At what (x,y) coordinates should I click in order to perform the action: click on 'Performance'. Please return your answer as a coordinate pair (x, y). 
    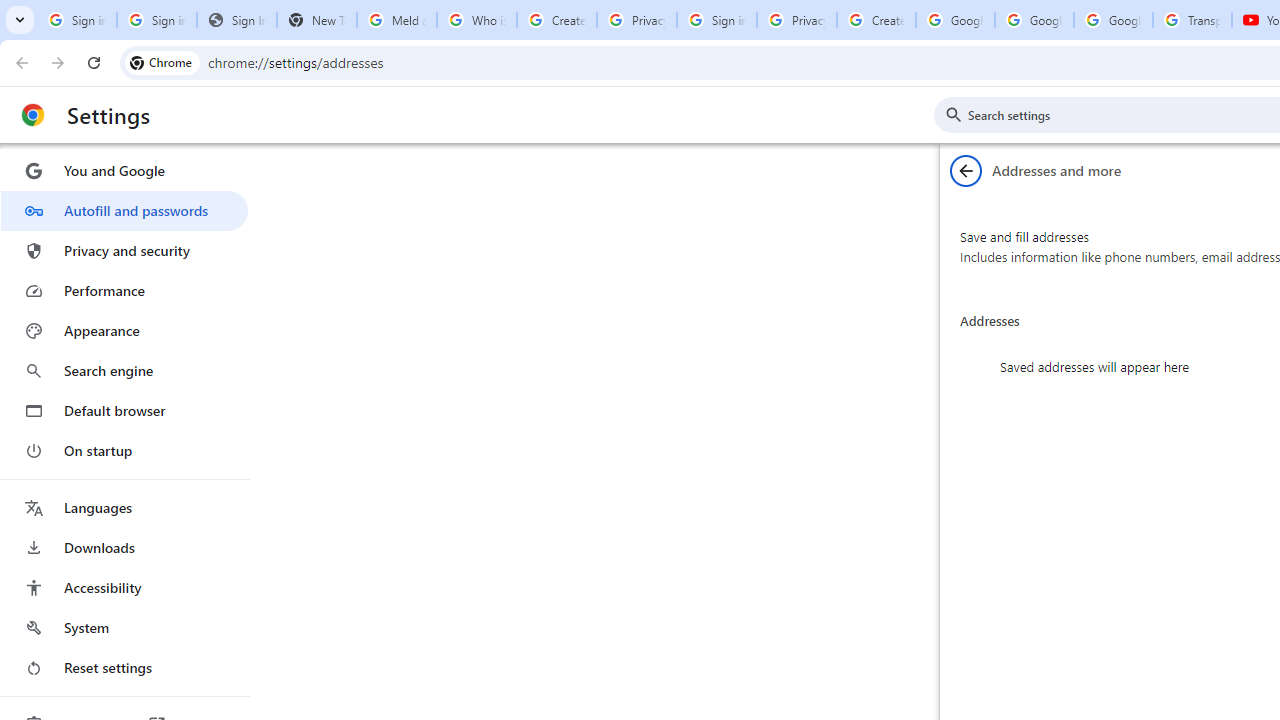
    Looking at the image, I should click on (123, 290).